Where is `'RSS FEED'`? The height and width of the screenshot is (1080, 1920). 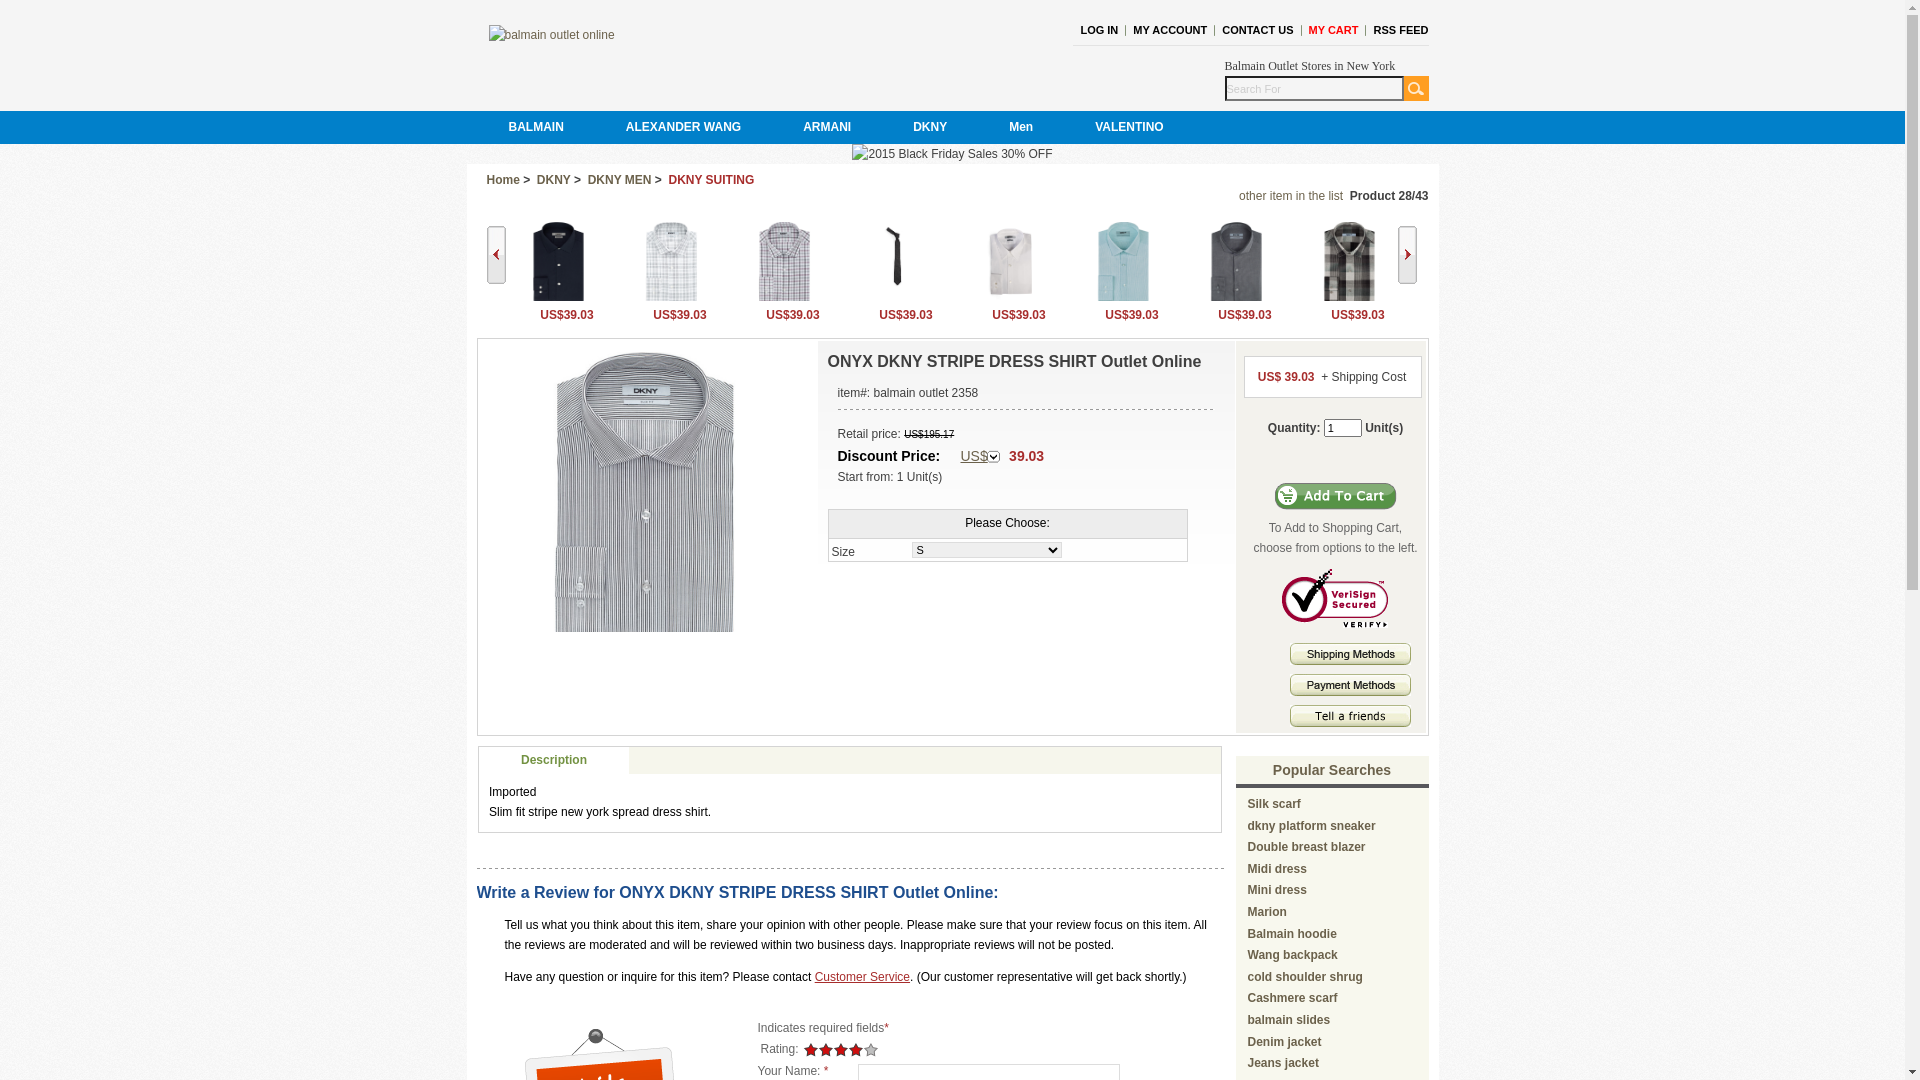
'RSS FEED' is located at coordinates (1399, 30).